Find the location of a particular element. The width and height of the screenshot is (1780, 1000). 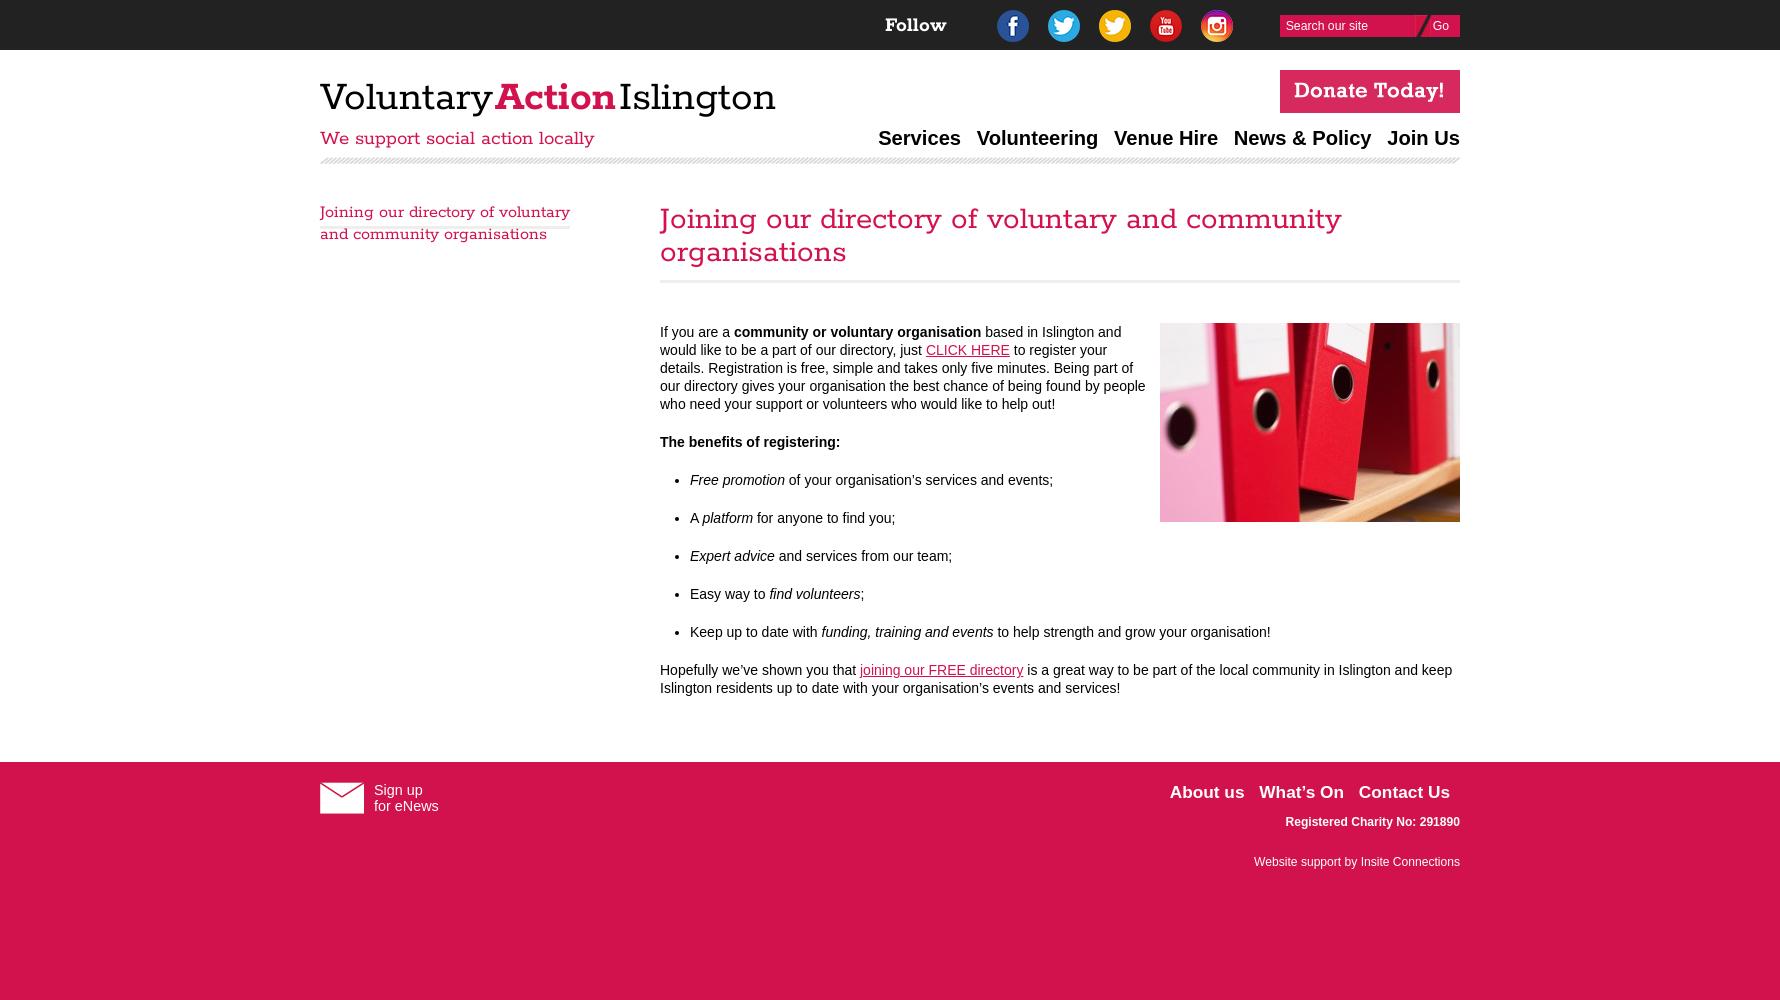

'Website support by Insite Connections' is located at coordinates (1254, 860).